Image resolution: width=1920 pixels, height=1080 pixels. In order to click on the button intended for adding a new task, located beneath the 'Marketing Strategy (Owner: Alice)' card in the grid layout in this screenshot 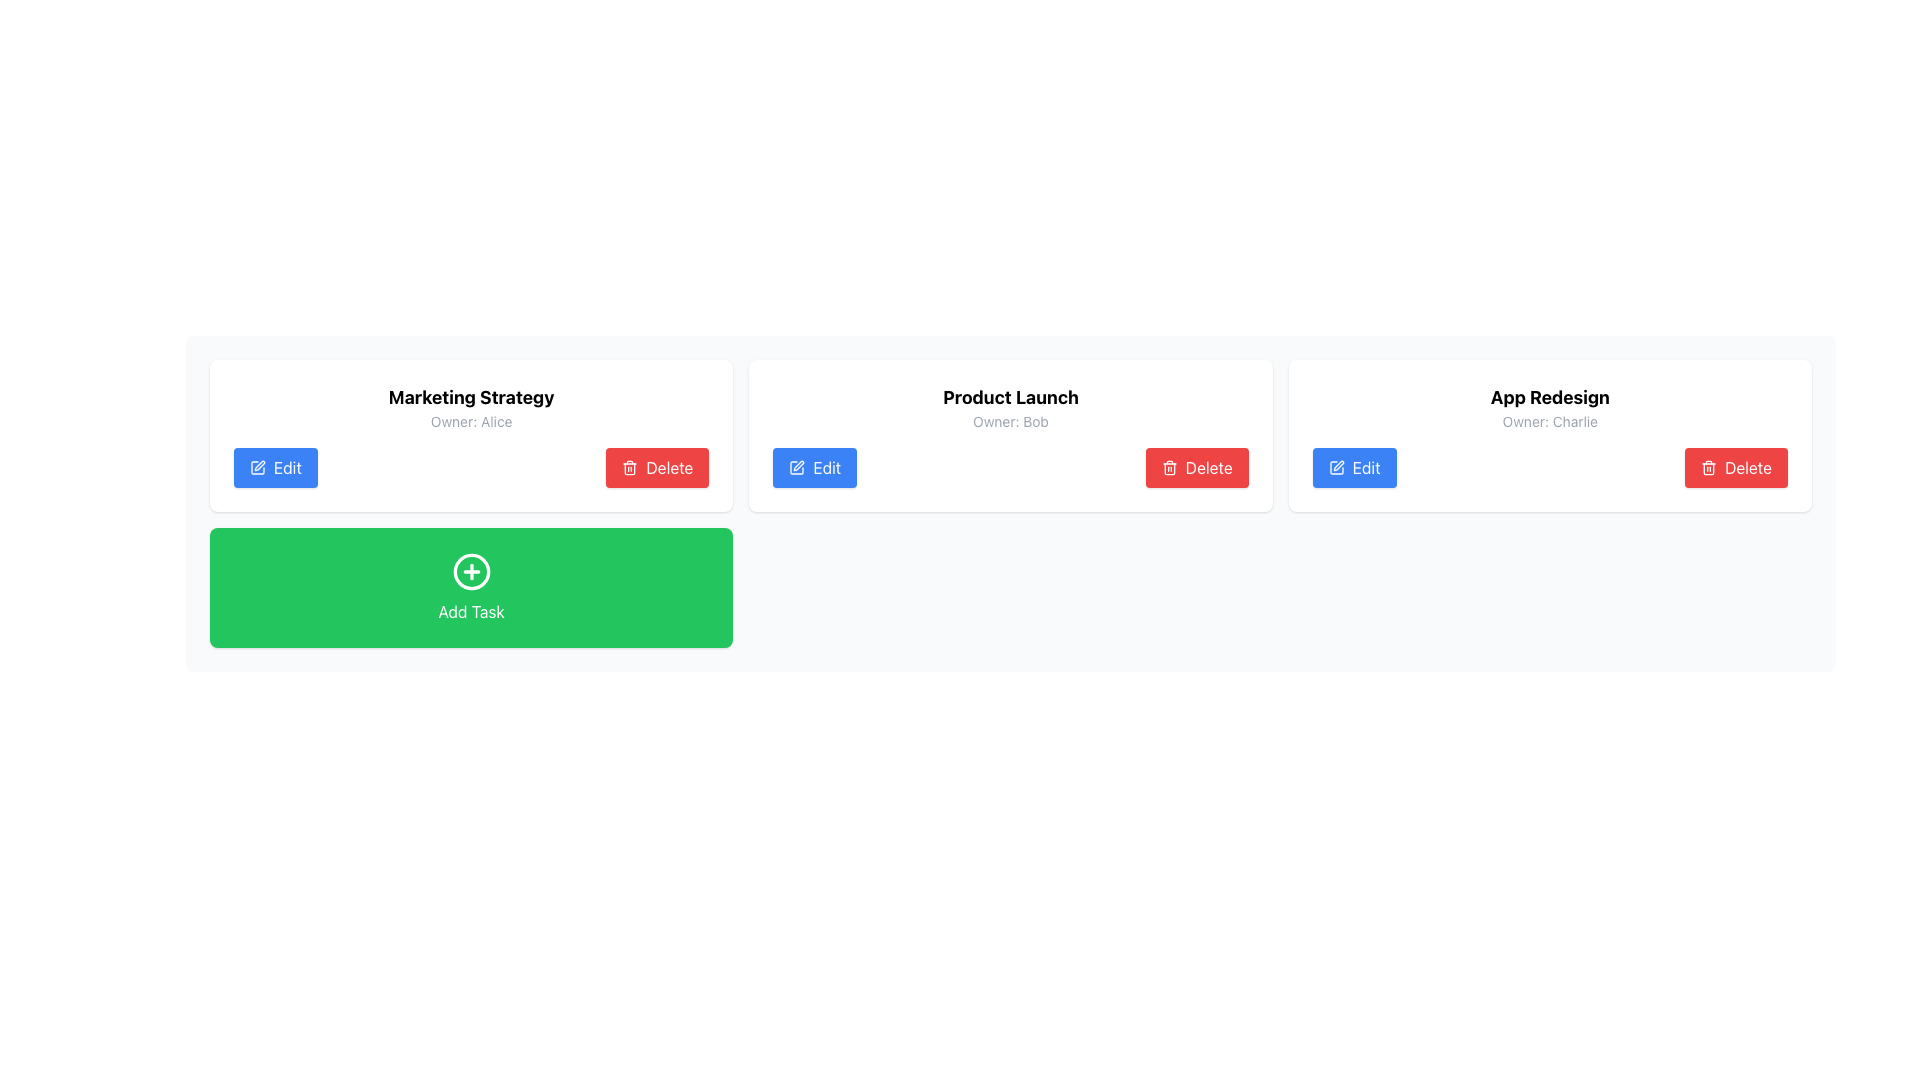, I will do `click(470, 586)`.